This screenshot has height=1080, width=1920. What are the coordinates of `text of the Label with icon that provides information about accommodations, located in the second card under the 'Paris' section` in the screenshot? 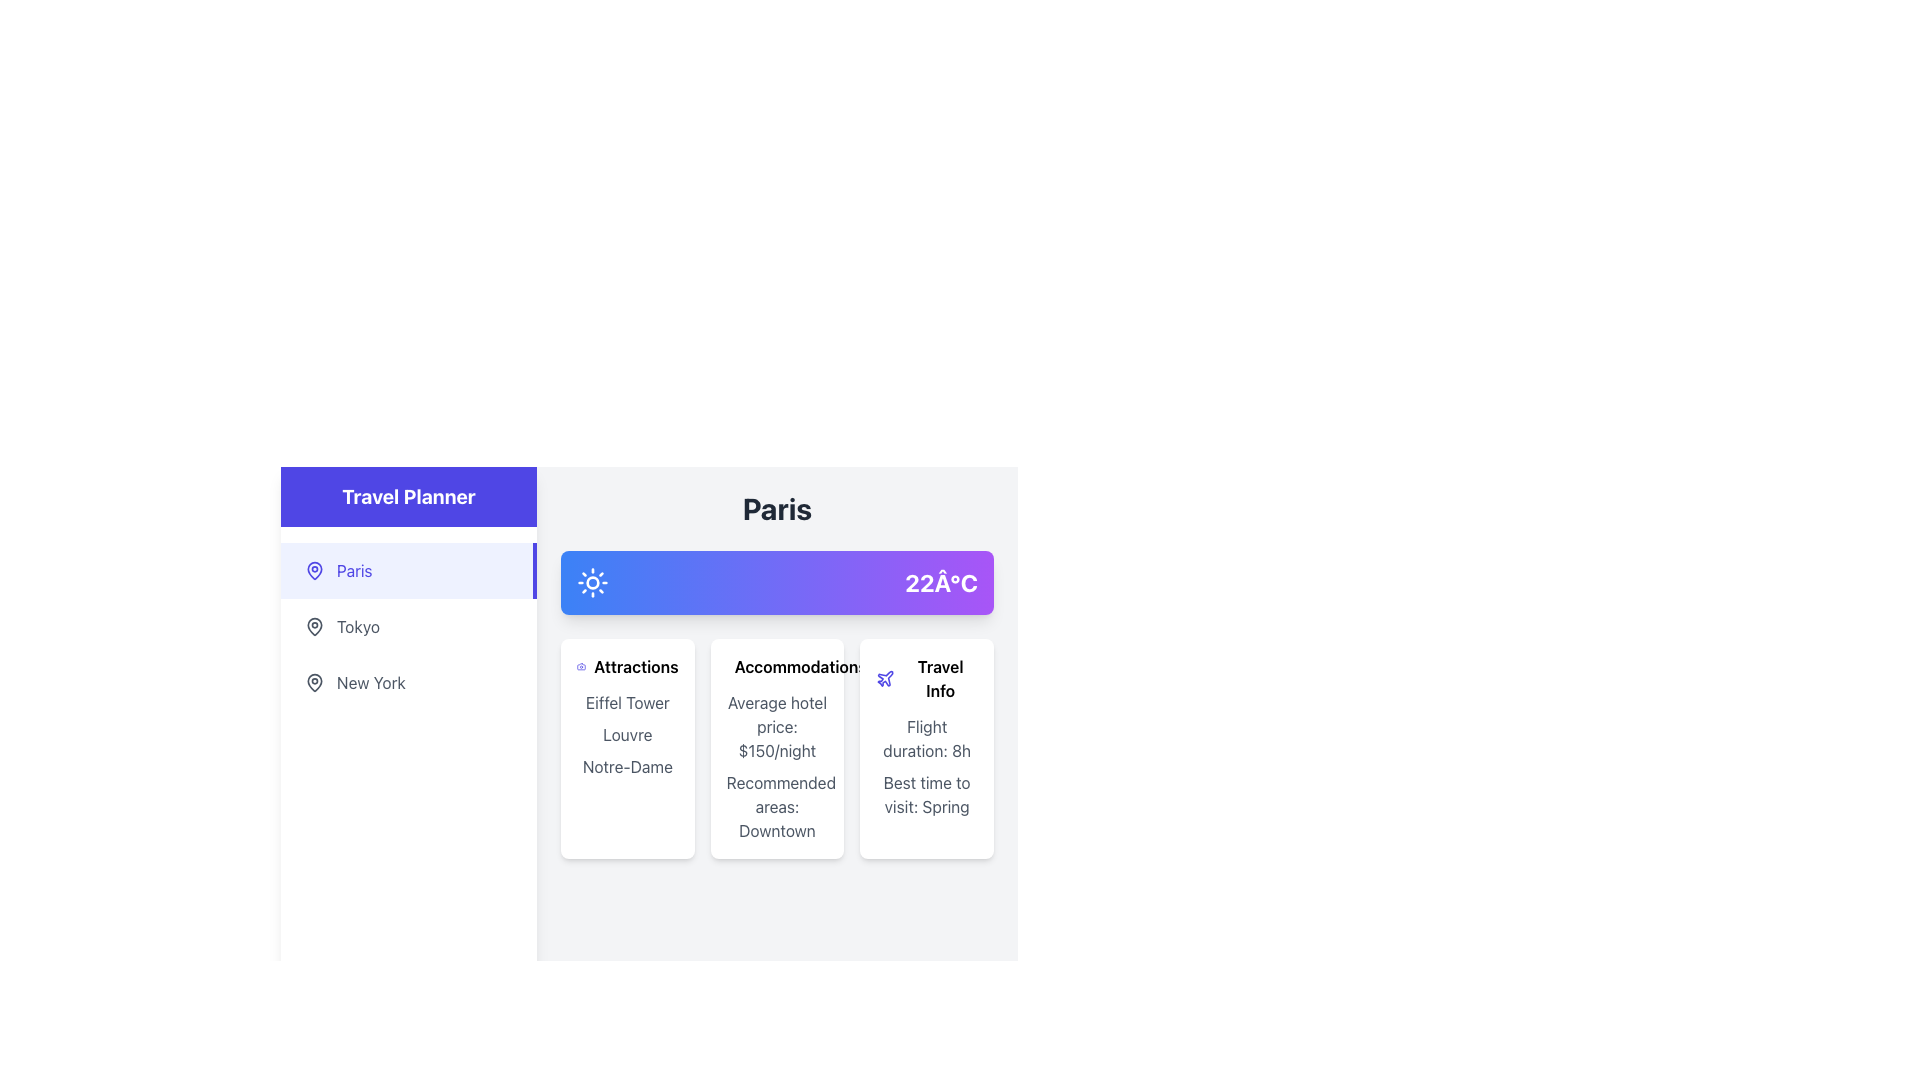 It's located at (776, 667).